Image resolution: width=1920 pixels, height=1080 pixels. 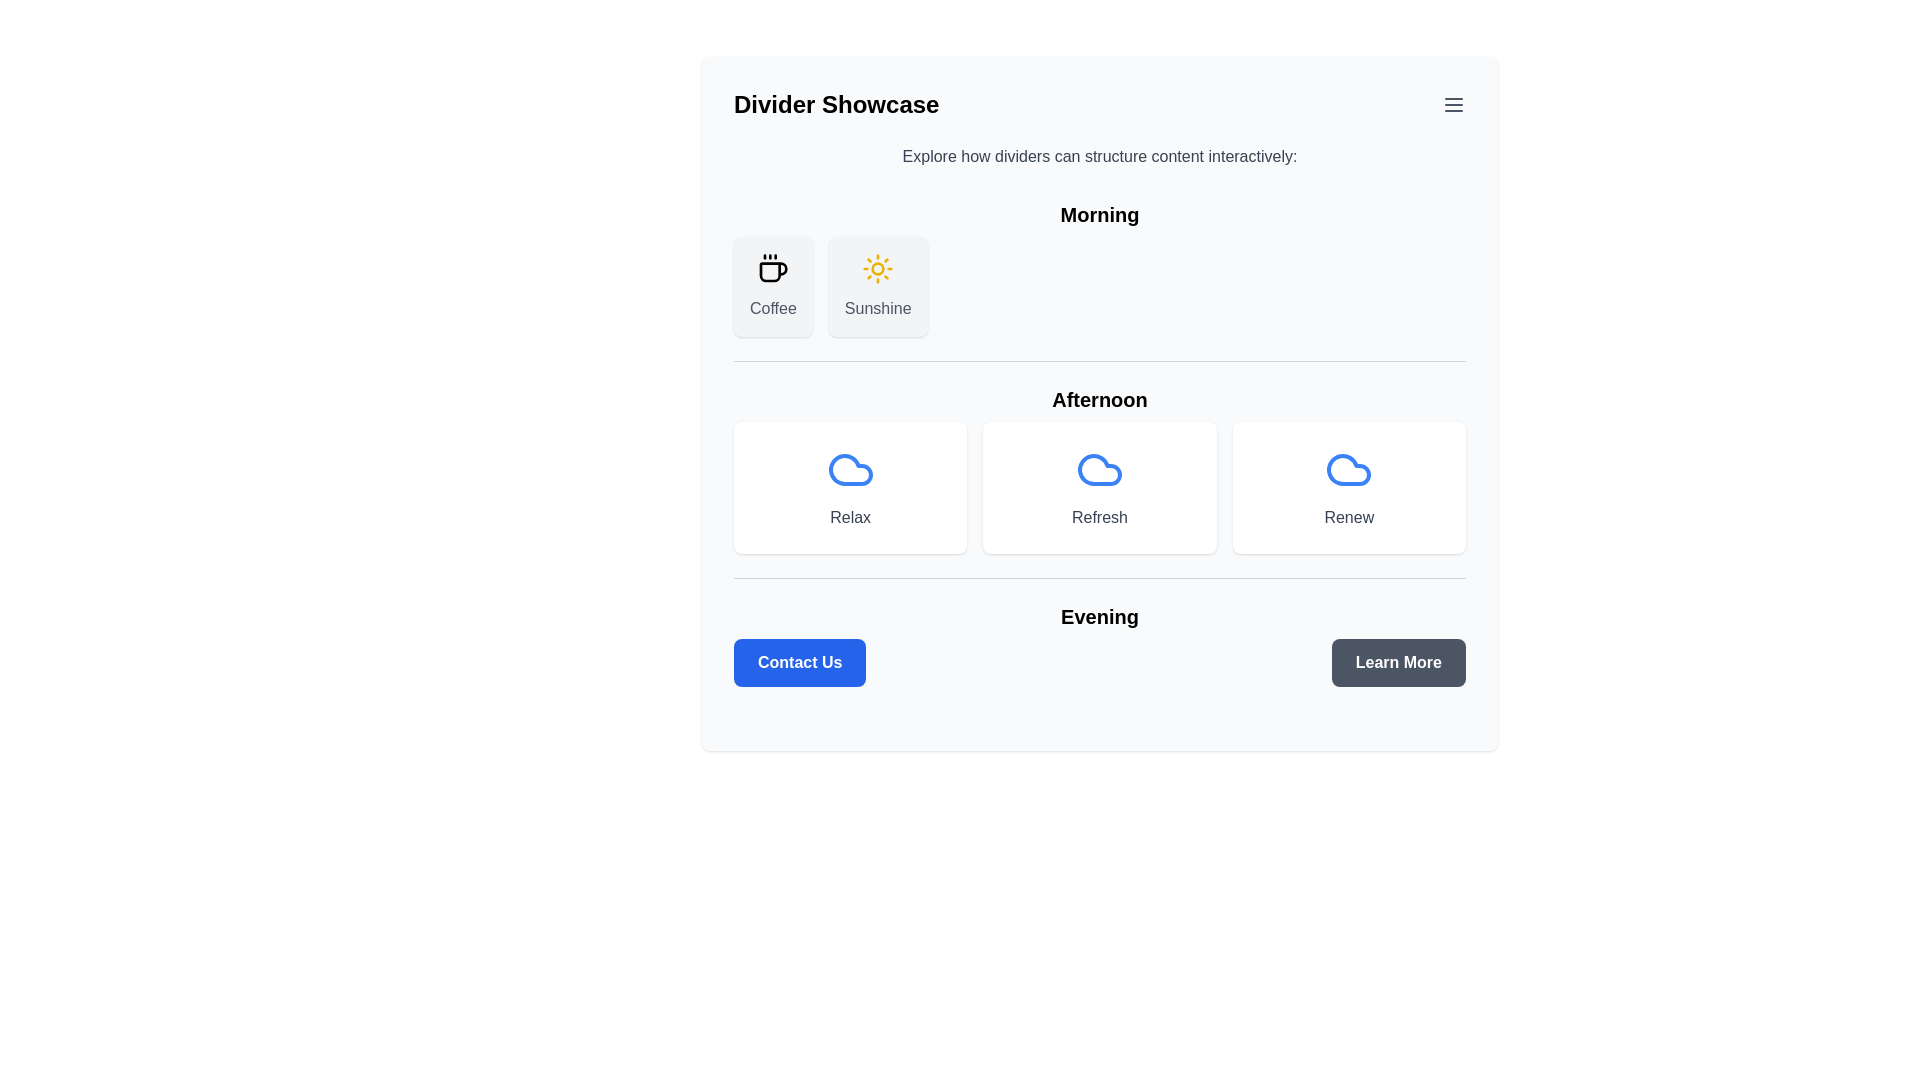 What do you see at coordinates (1098, 156) in the screenshot?
I see `the text label reading 'Explore how dividers can structure content interactively:'` at bounding box center [1098, 156].